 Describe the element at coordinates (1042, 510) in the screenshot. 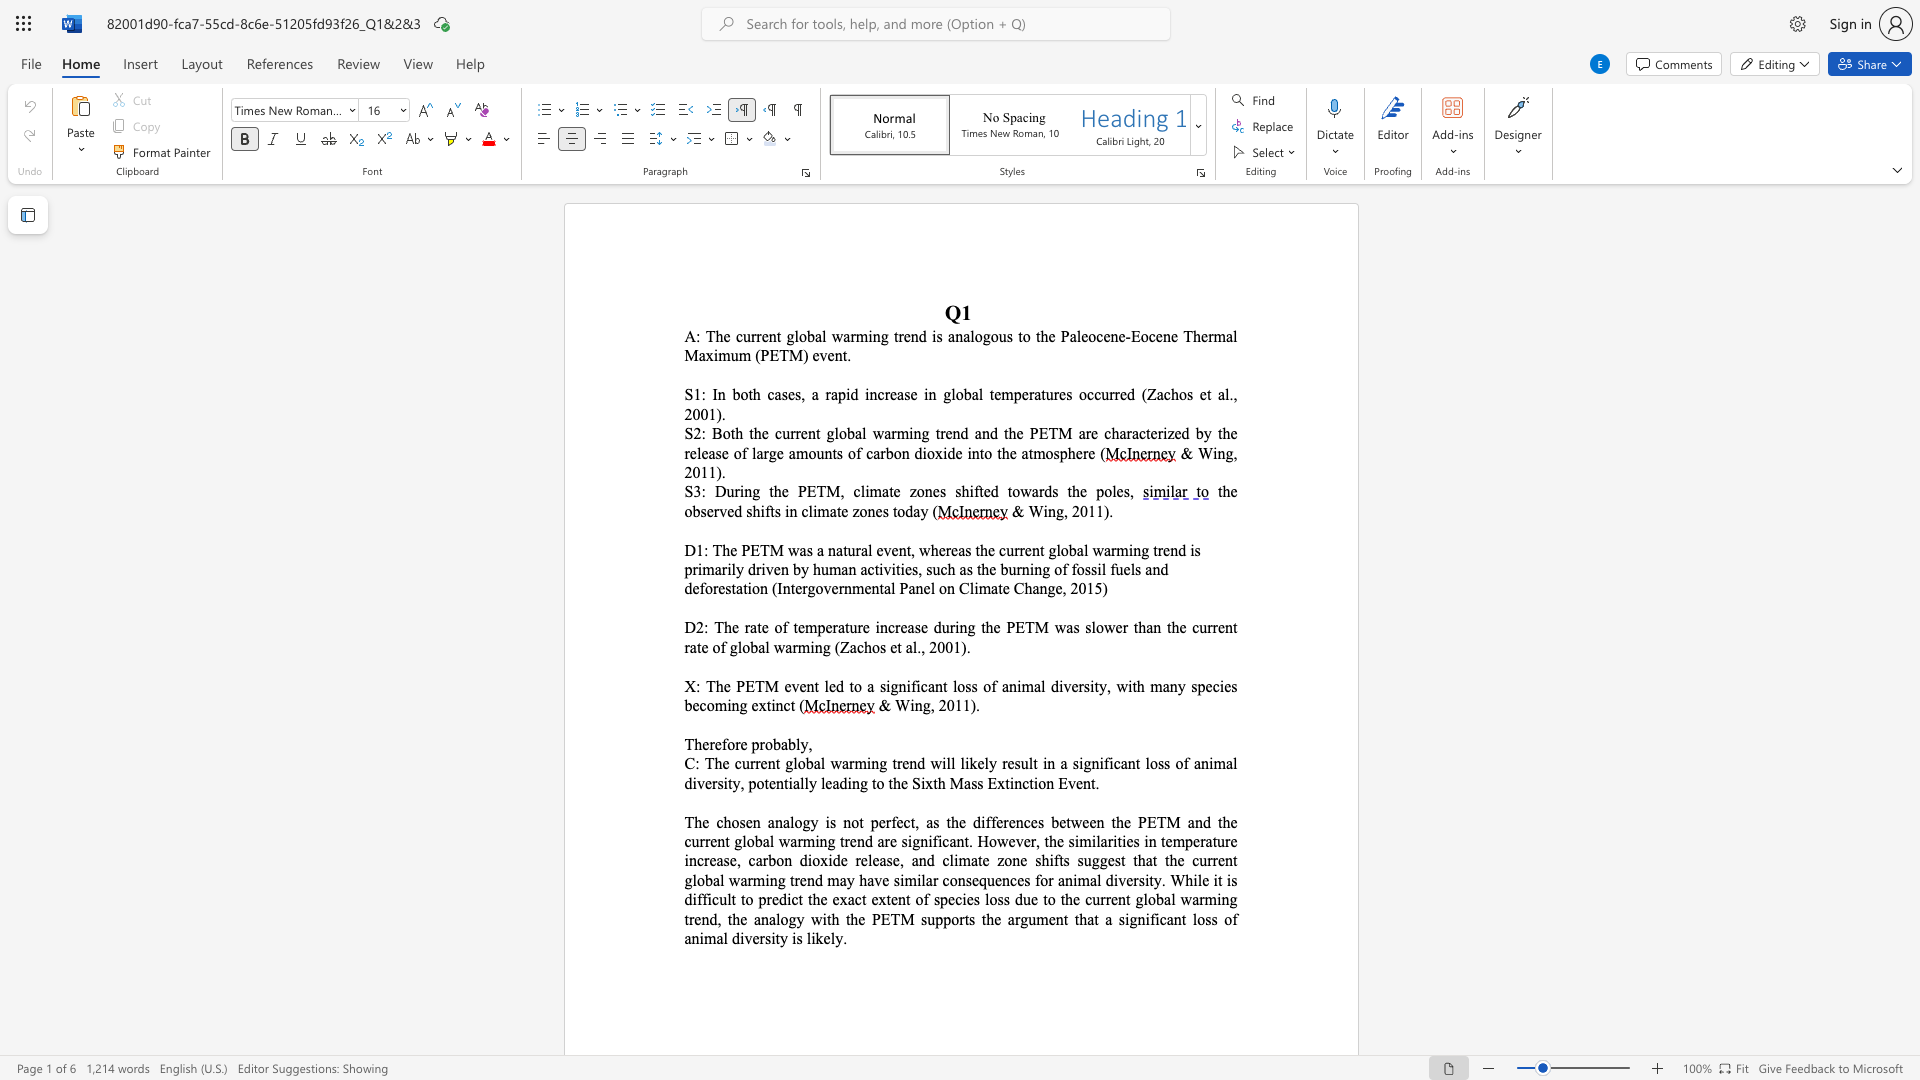

I see `the subset text "ing," within the text "& Wing, 20"` at that location.